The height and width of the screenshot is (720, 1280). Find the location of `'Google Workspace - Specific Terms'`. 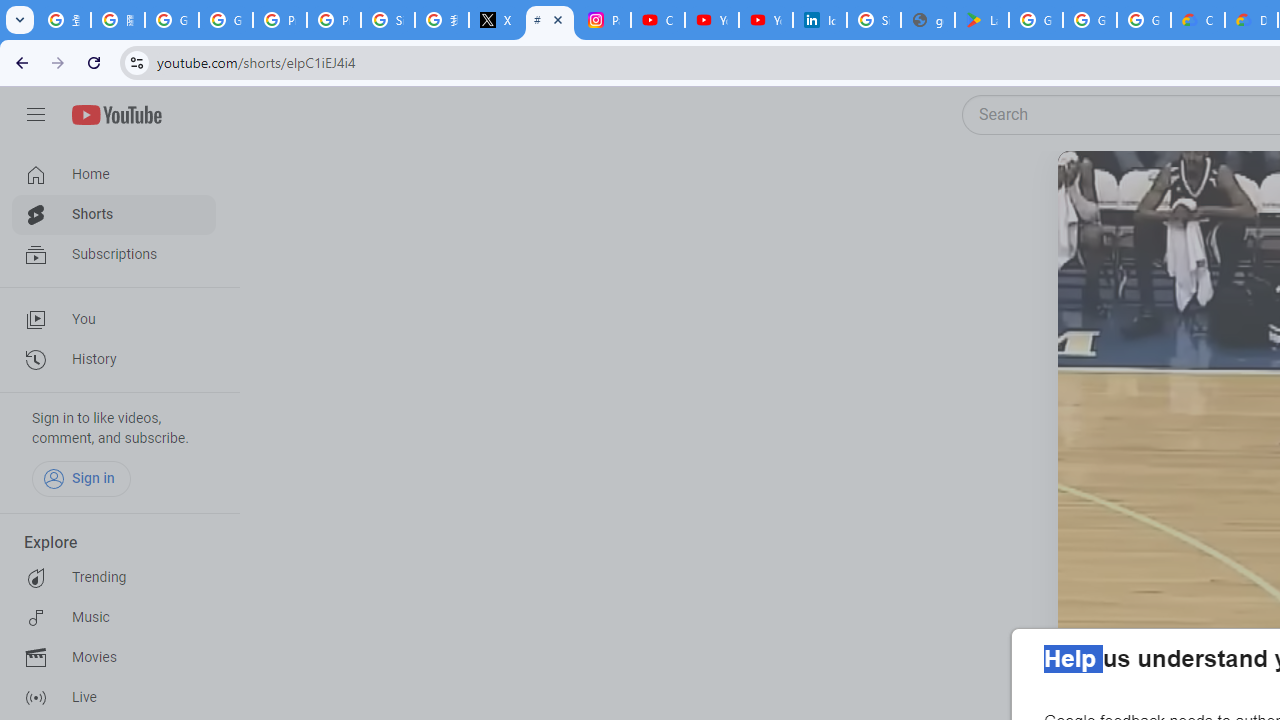

'Google Workspace - Specific Terms' is located at coordinates (1144, 20).